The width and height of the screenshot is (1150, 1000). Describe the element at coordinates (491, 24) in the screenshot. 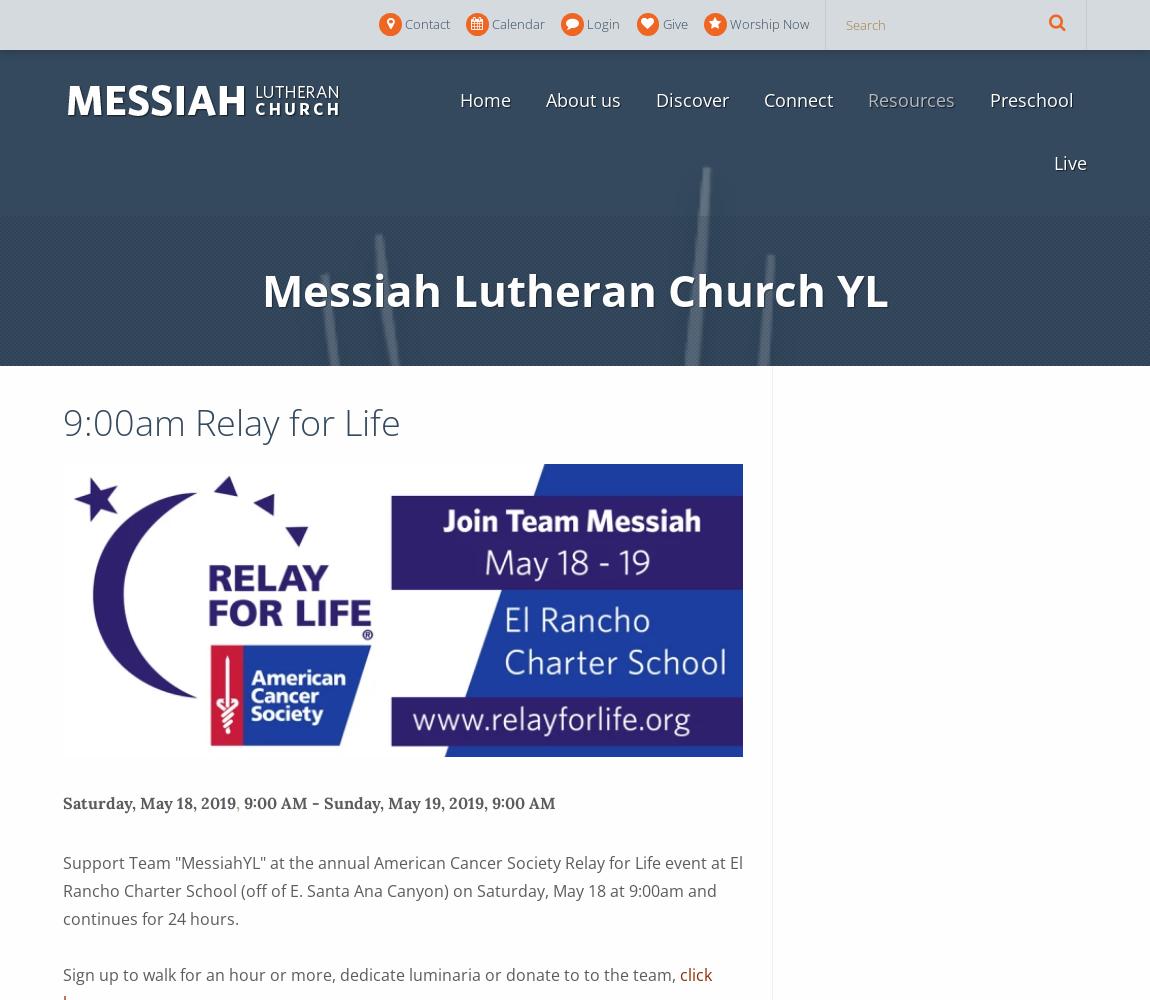

I see `'Calendar'` at that location.